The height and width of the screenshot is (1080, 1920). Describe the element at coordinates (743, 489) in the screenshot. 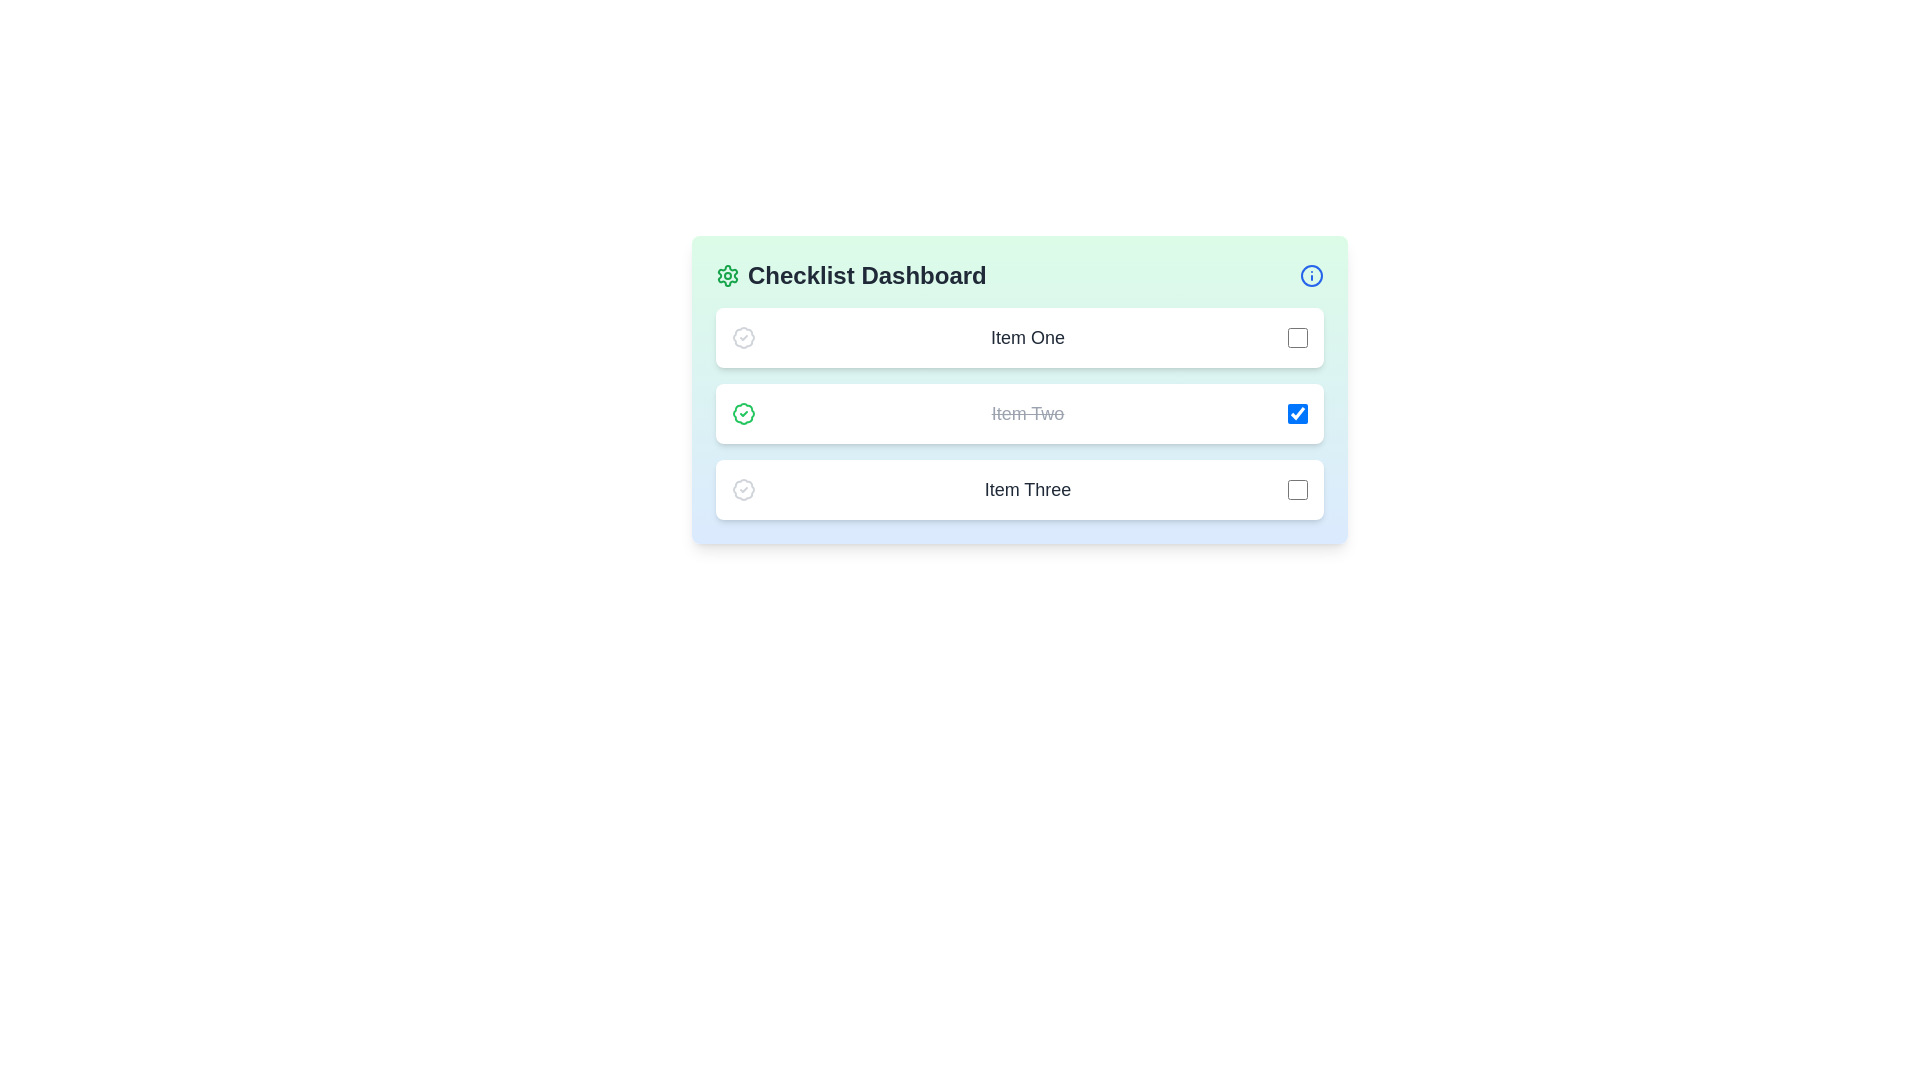

I see `the decorative badge-like circular icon with a scalloped edge and a checkmark at its center, located to the left of 'Item Three' in the third card of a vertical list` at that location.